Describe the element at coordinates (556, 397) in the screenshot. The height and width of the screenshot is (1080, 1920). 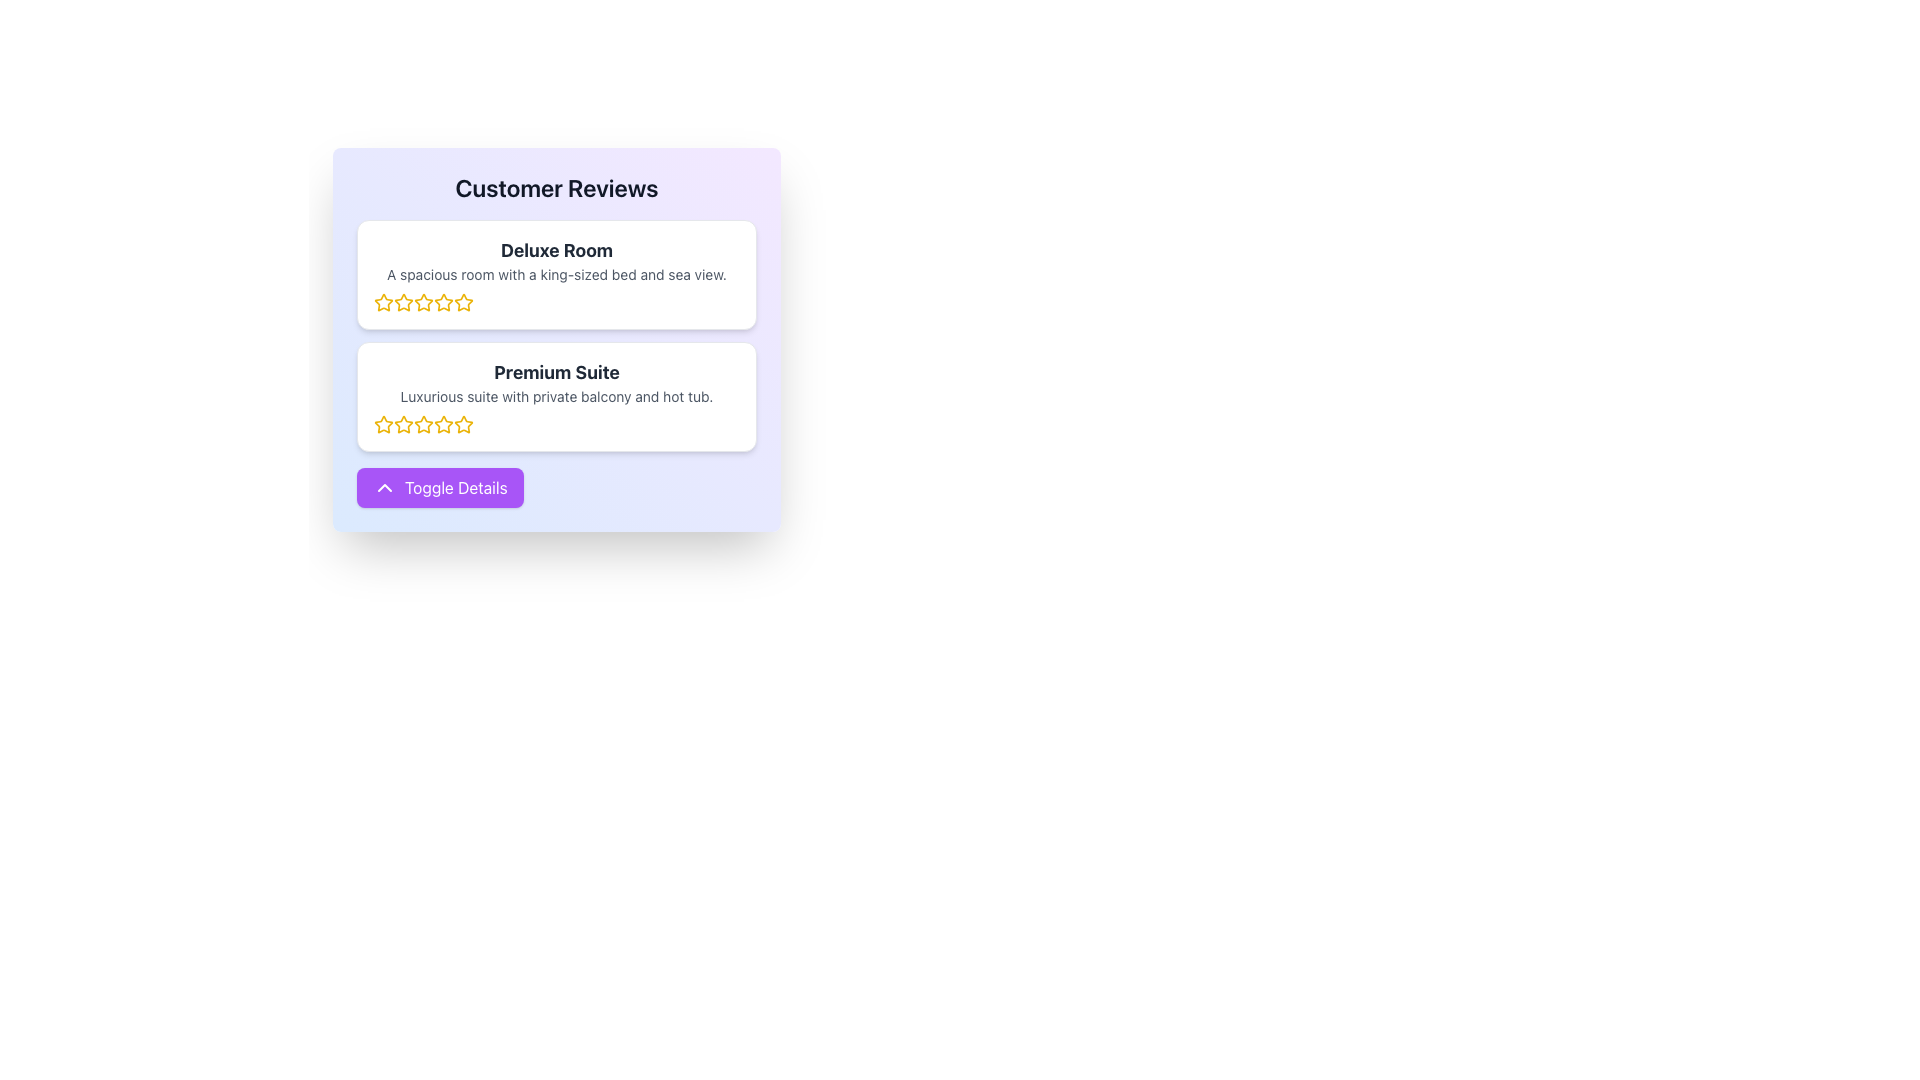
I see `the text description reading 'Luxurious suite with private balcony and hot tub.' located in the second card under the title 'Premium Suite'` at that location.